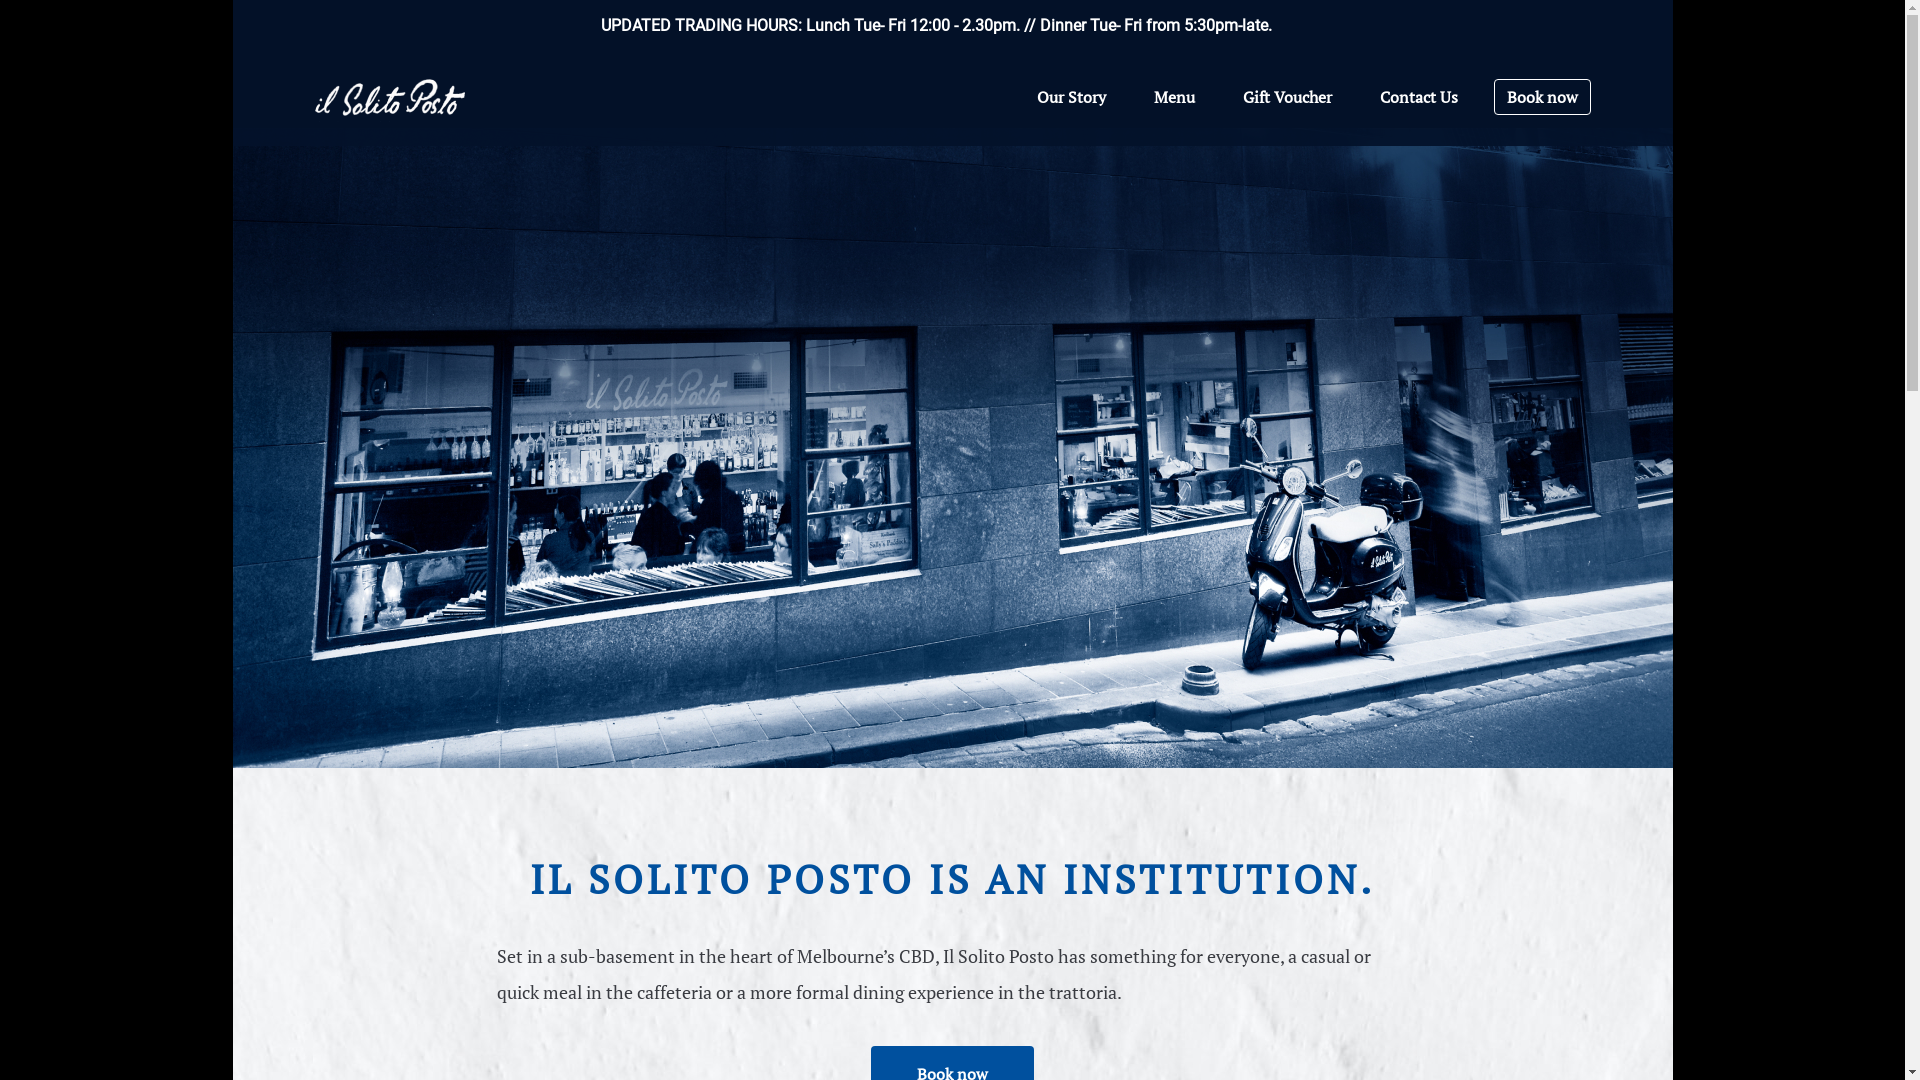 This screenshot has width=1920, height=1080. What do you see at coordinates (1418, 96) in the screenshot?
I see `'Contact Us'` at bounding box center [1418, 96].